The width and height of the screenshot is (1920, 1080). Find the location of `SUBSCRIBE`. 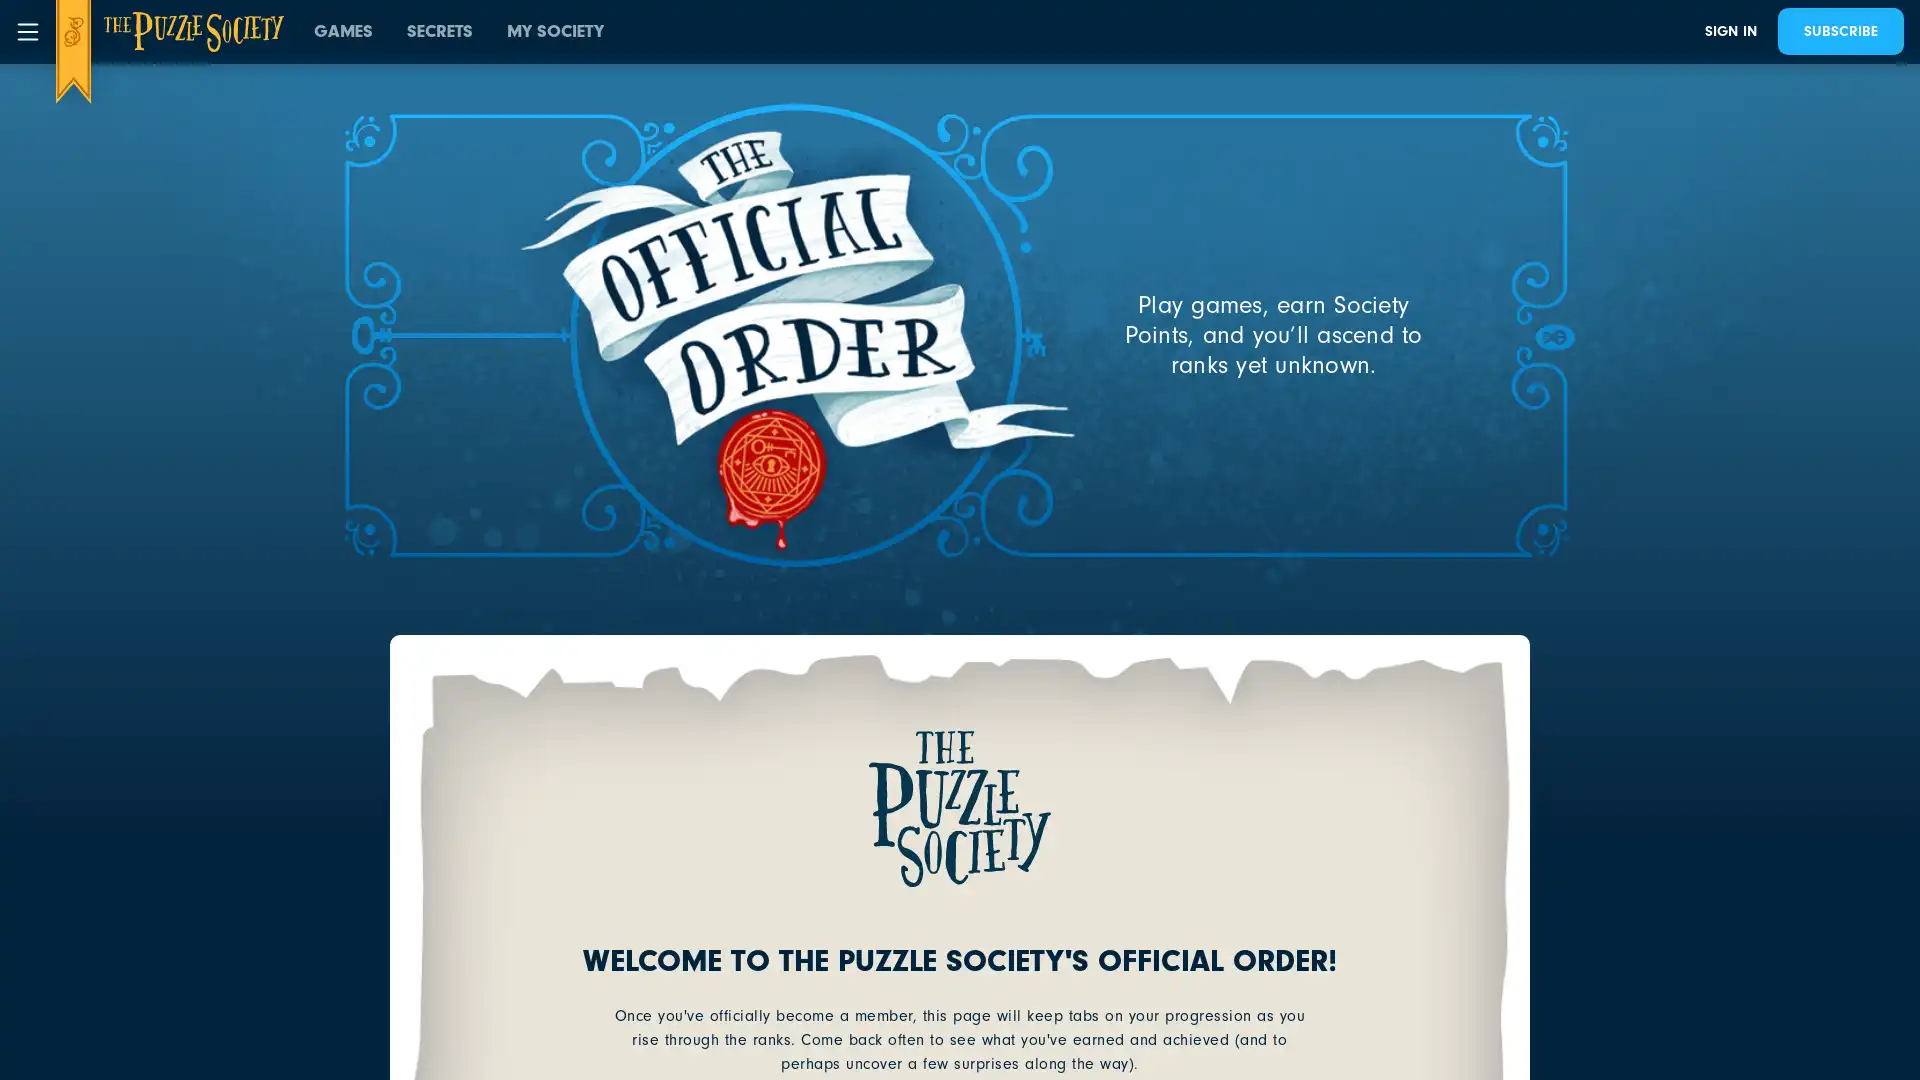

SUBSCRIBE is located at coordinates (1840, 31).